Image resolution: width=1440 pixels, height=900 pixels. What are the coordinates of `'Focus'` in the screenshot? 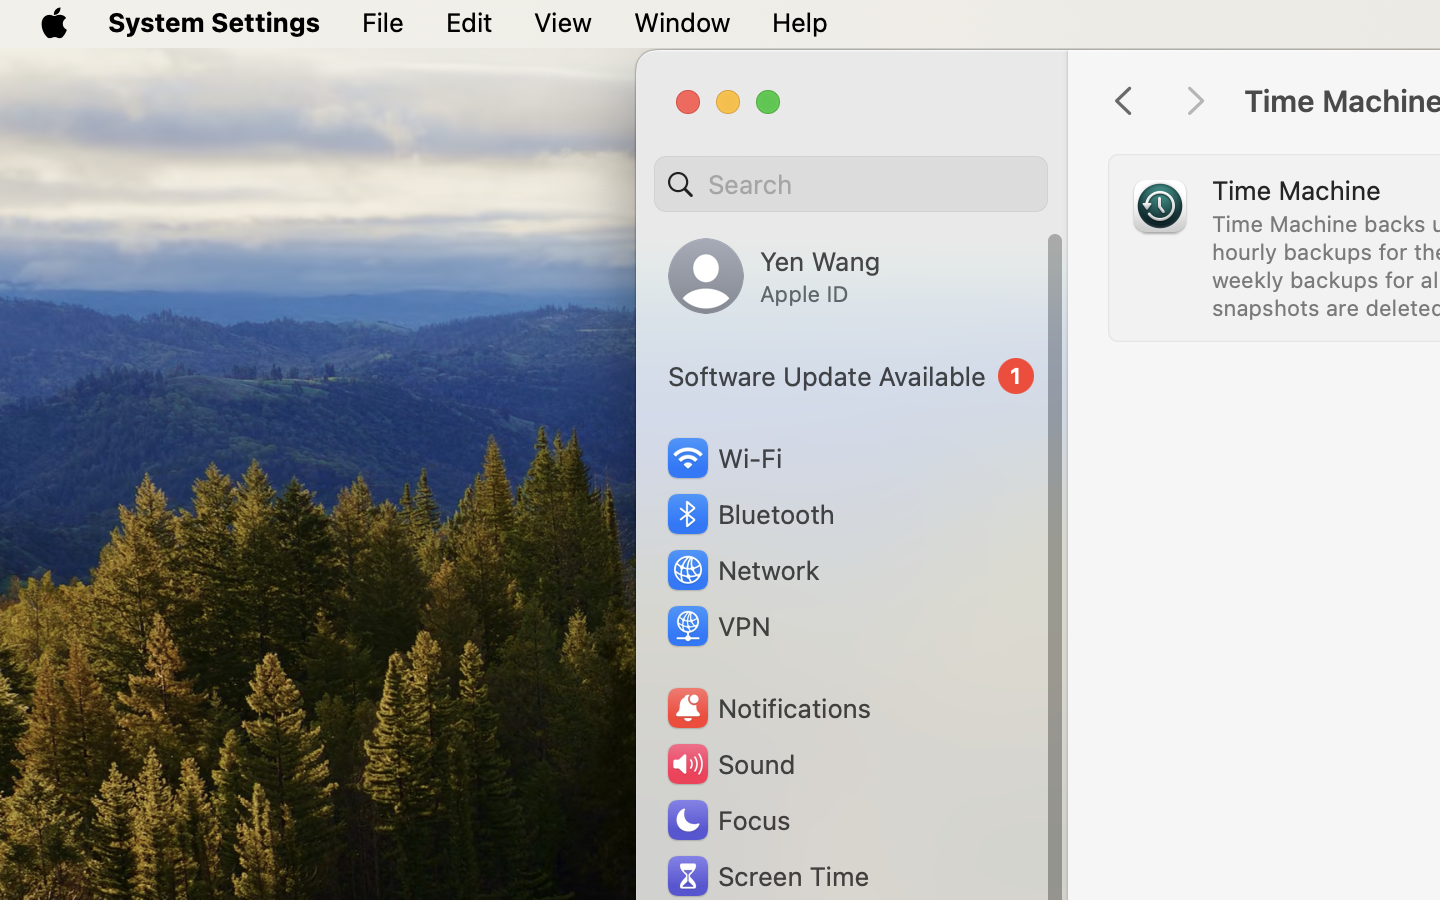 It's located at (726, 819).